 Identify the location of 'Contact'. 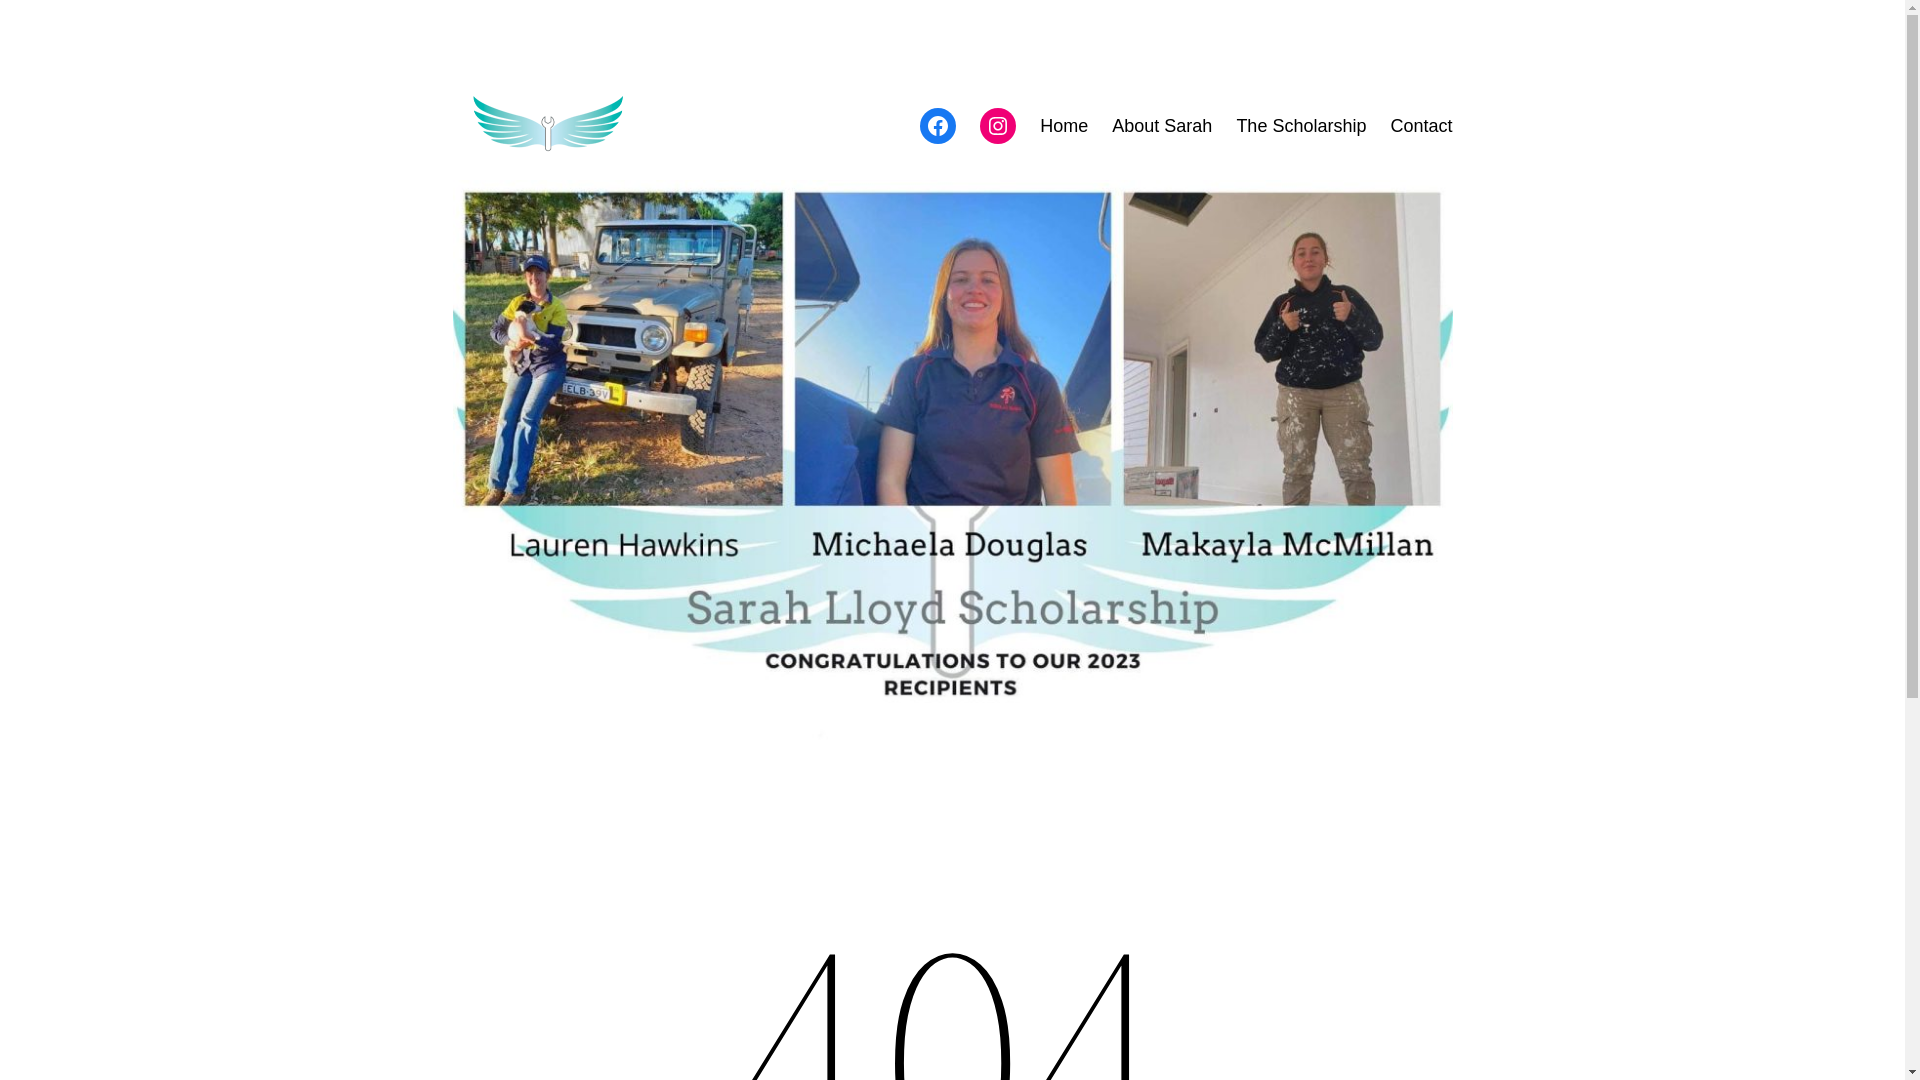
(1419, 126).